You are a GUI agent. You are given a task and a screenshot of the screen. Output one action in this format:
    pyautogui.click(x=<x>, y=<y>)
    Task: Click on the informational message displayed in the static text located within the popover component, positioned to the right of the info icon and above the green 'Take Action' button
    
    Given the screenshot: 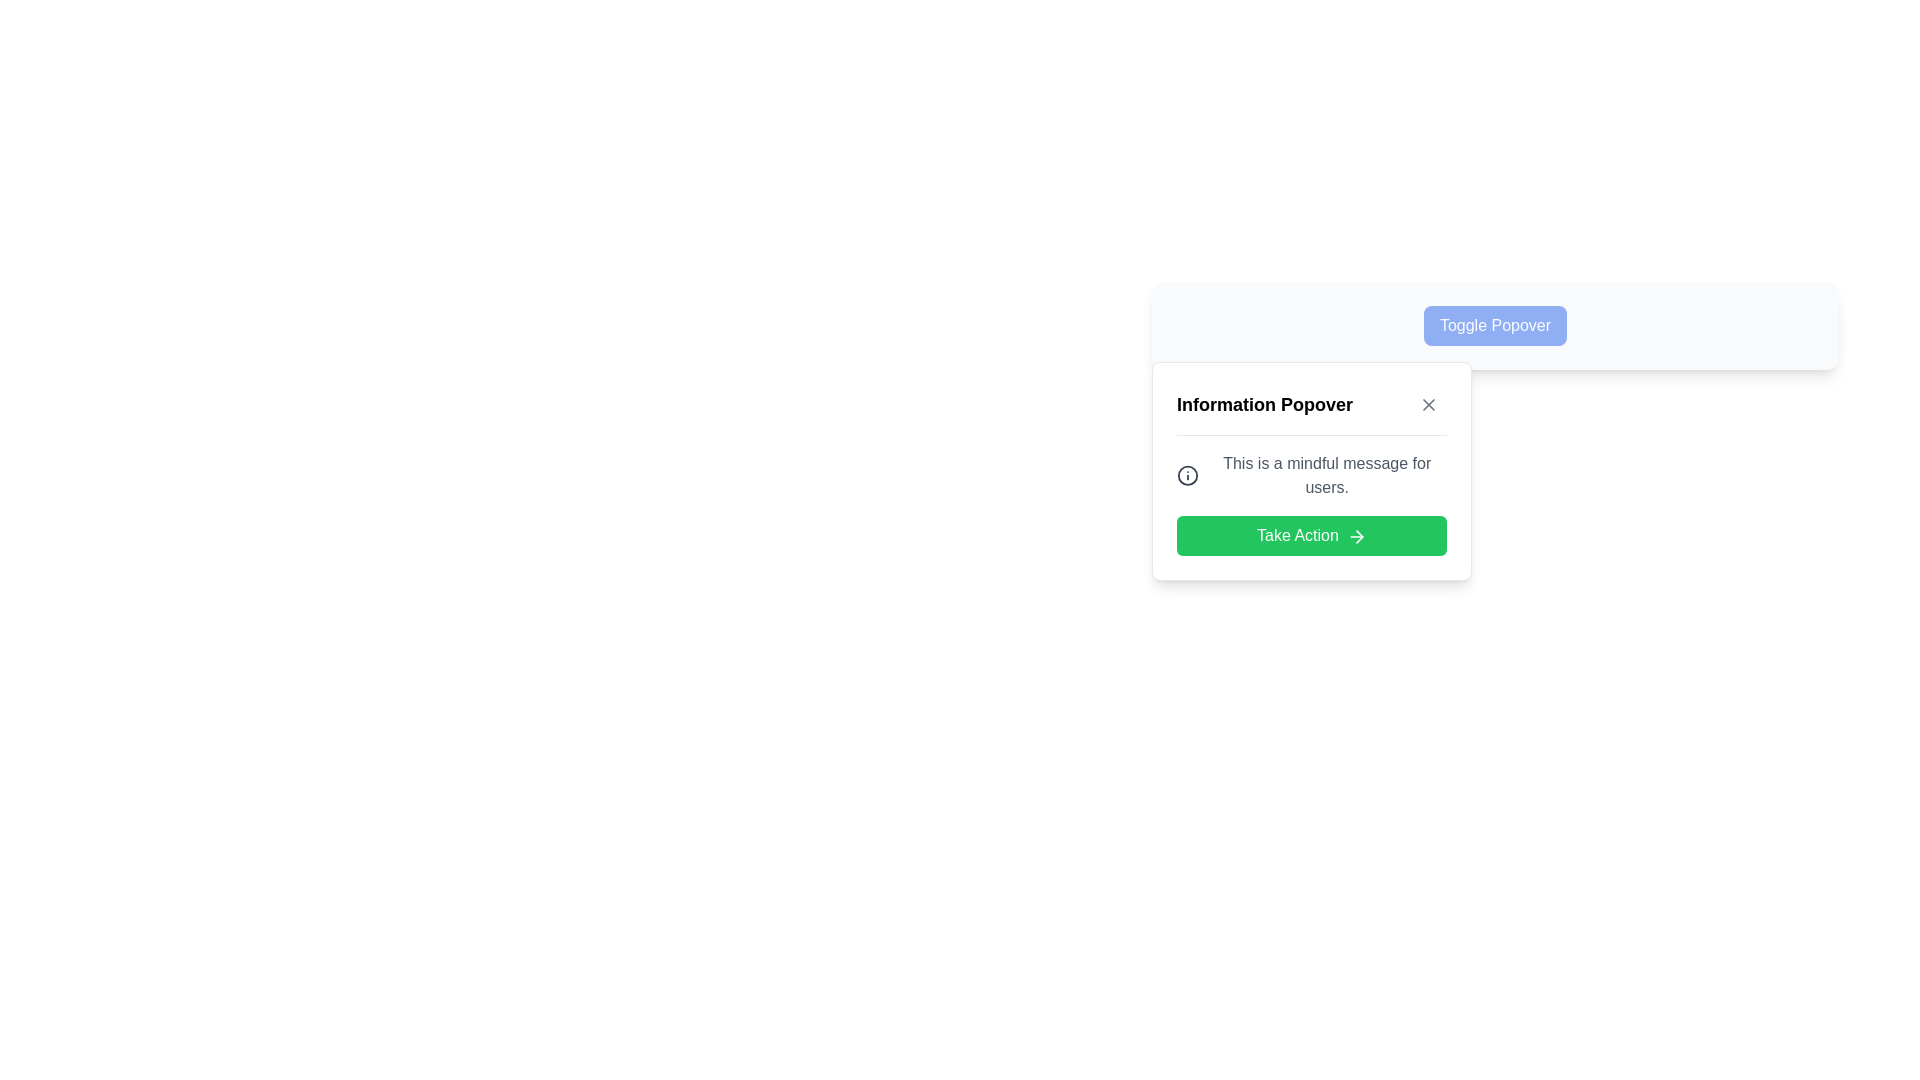 What is the action you would take?
    pyautogui.click(x=1327, y=475)
    